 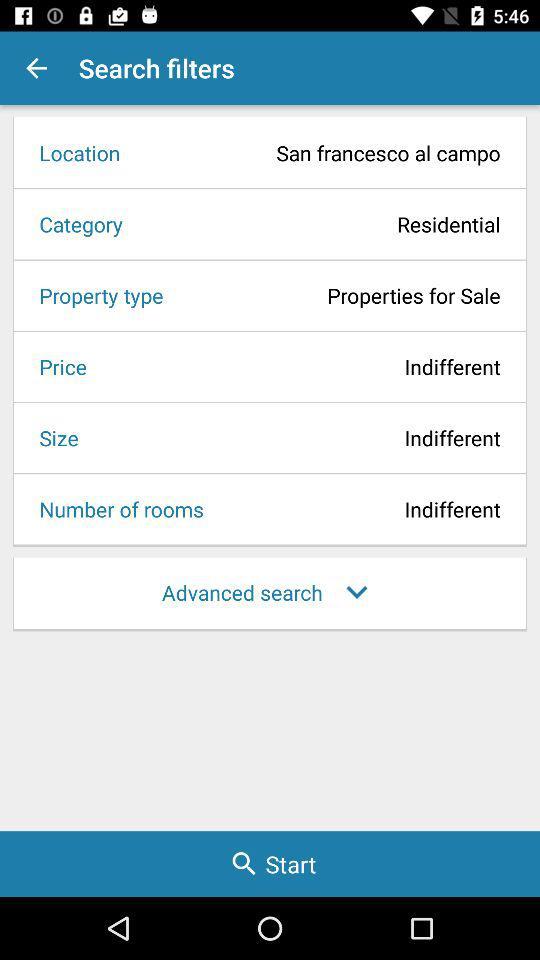 I want to click on the item below the location item, so click(x=318, y=224).